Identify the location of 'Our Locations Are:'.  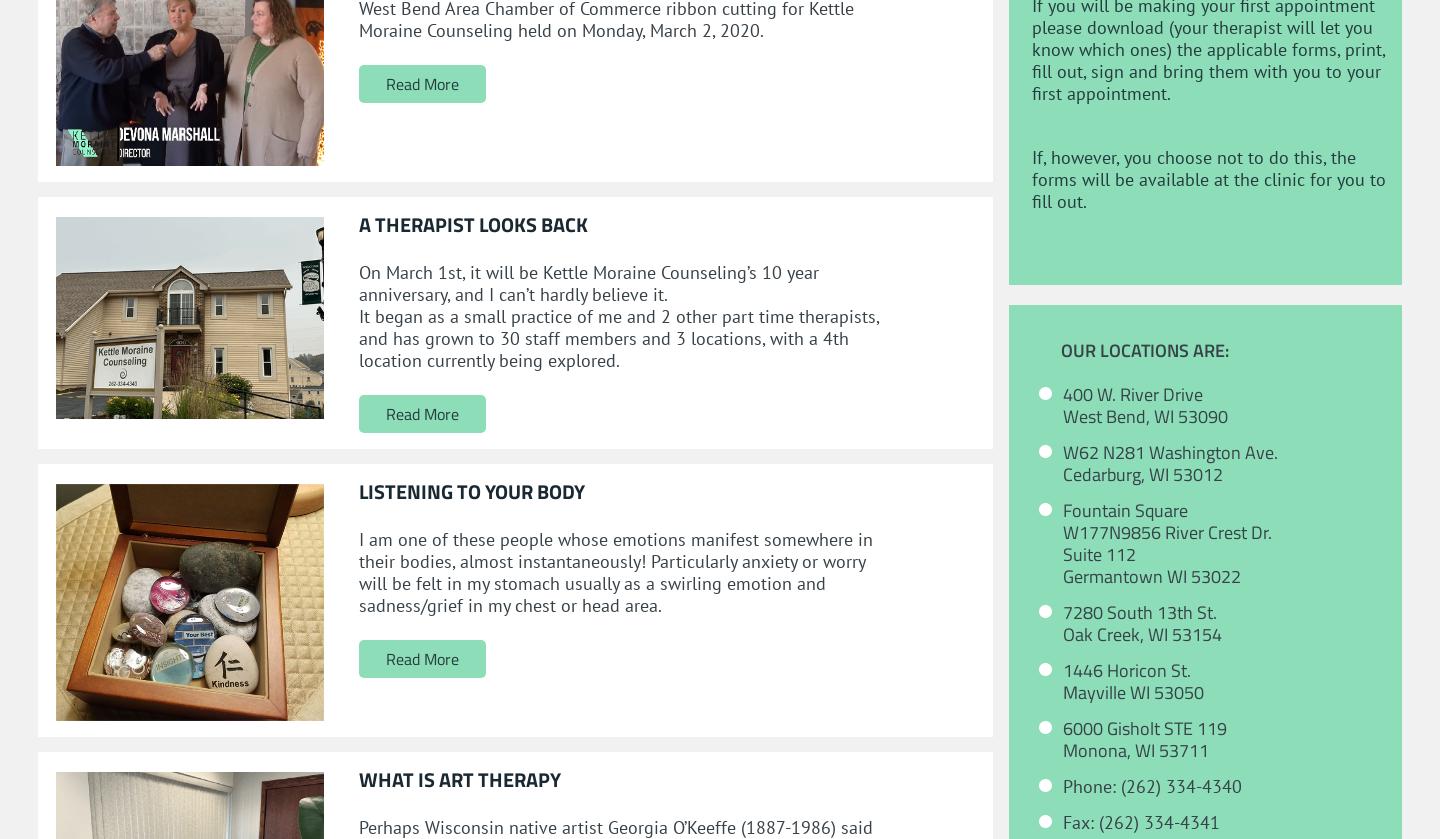
(1060, 350).